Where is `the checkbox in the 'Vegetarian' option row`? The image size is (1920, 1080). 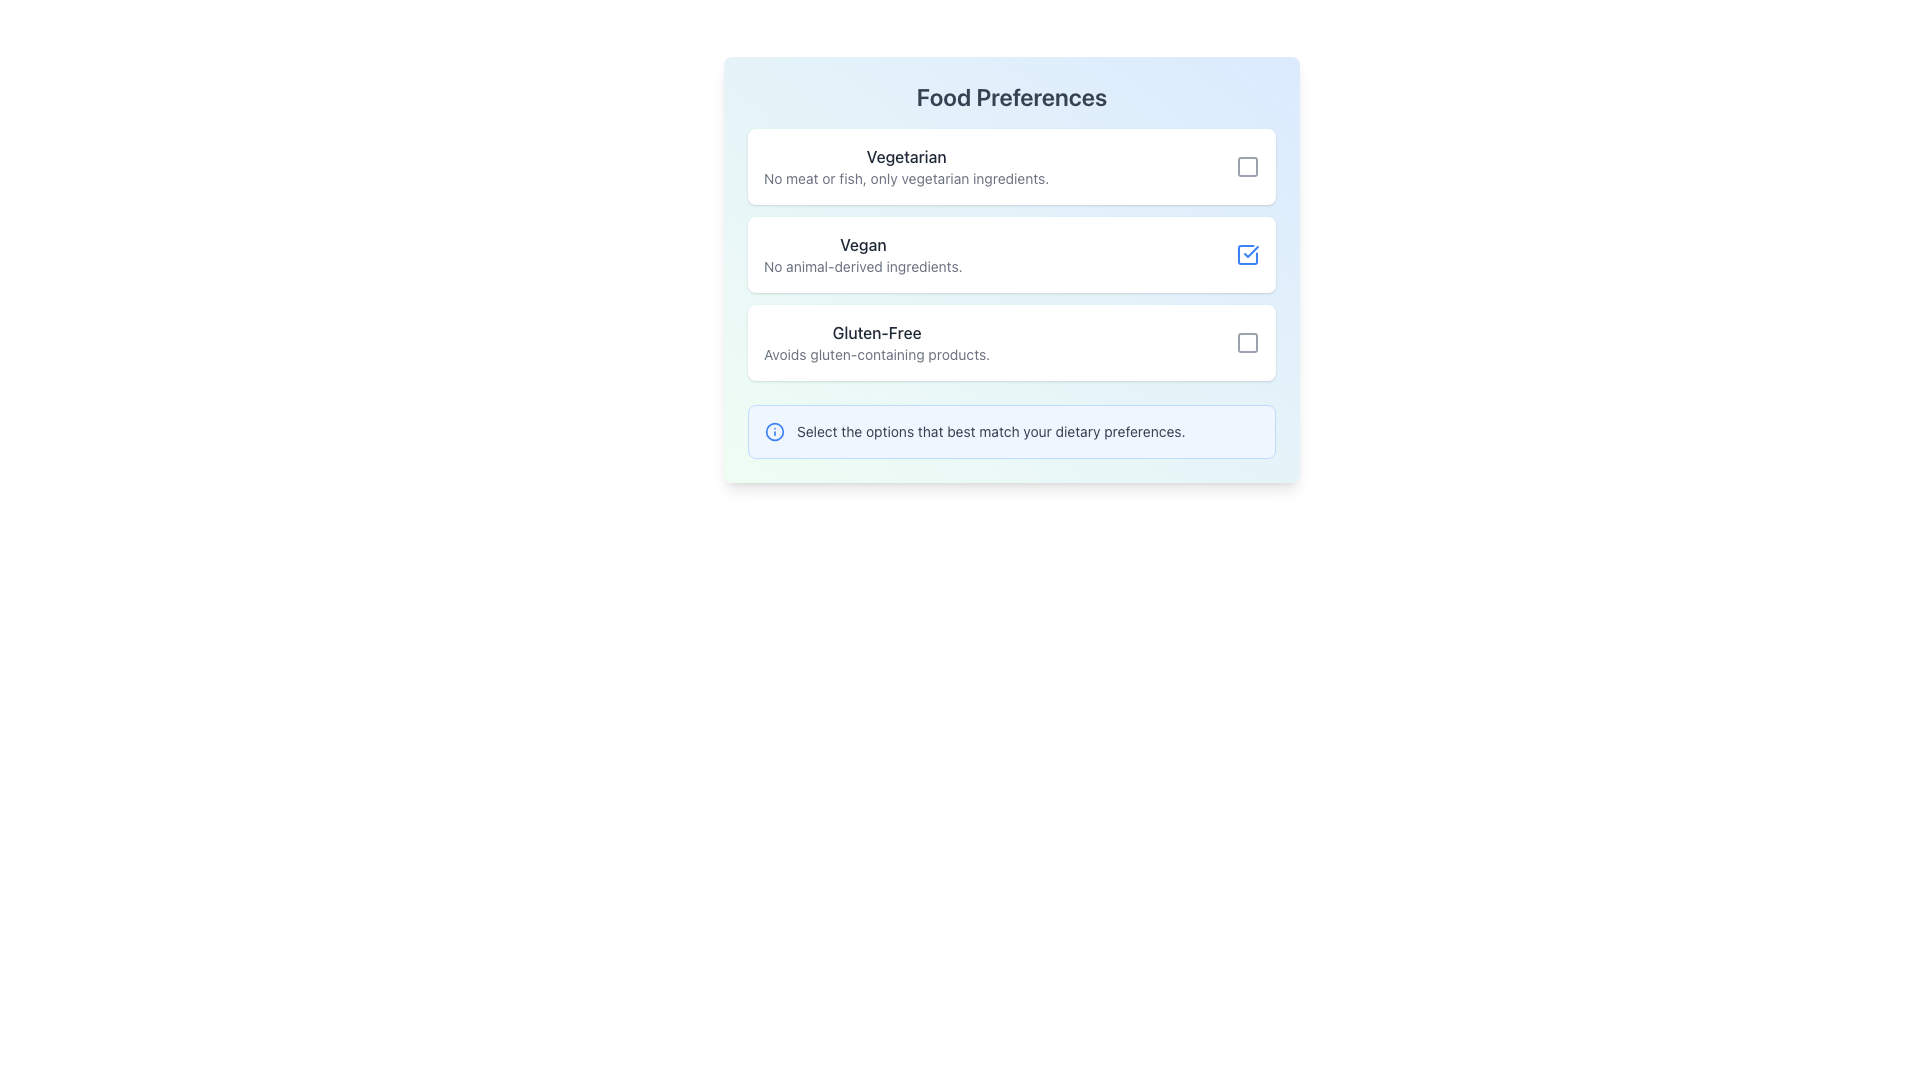
the checkbox in the 'Vegetarian' option row is located at coordinates (1247, 165).